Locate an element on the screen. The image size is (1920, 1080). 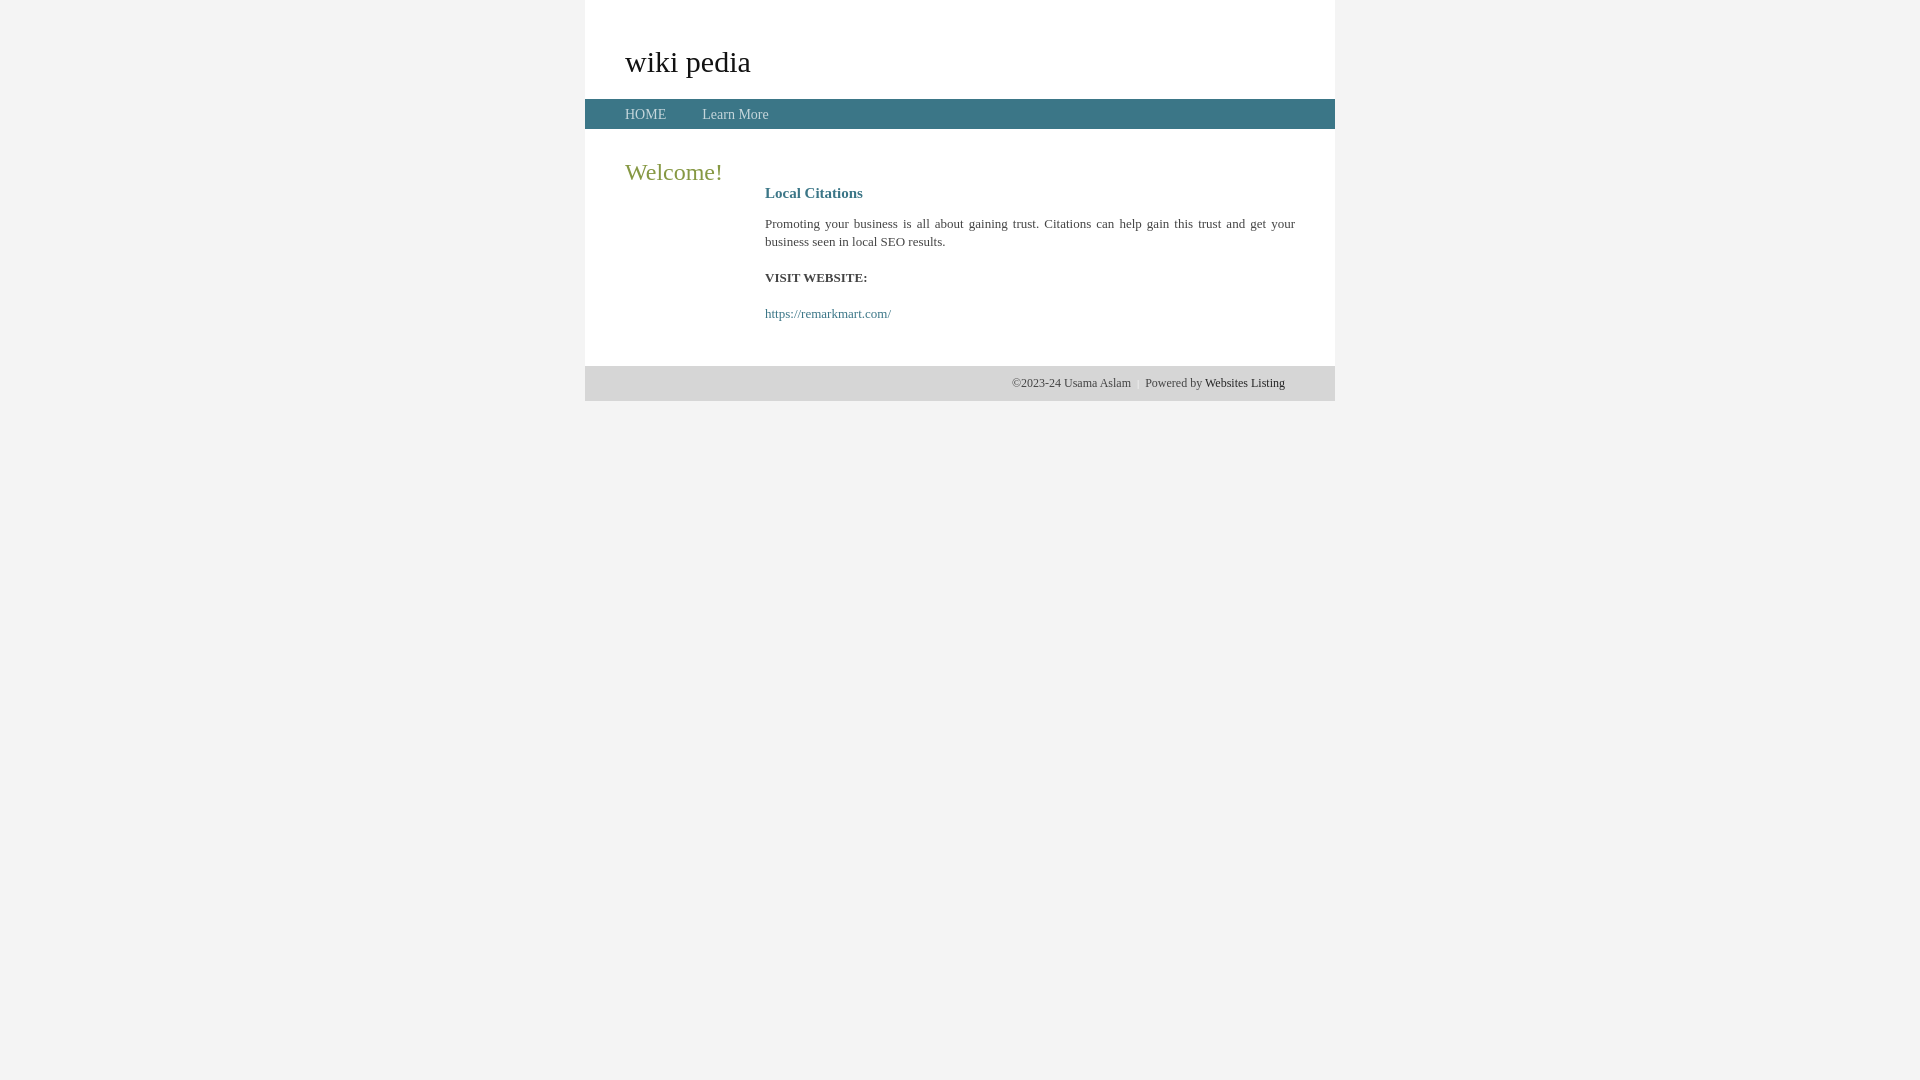
'wiki pedia' is located at coordinates (687, 60).